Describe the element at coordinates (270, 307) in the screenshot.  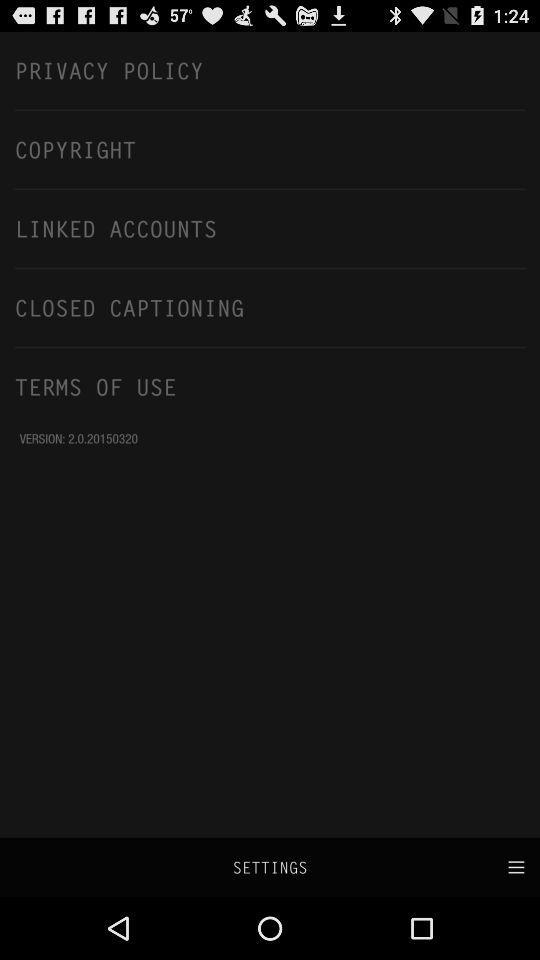
I see `the closed captioning icon` at that location.